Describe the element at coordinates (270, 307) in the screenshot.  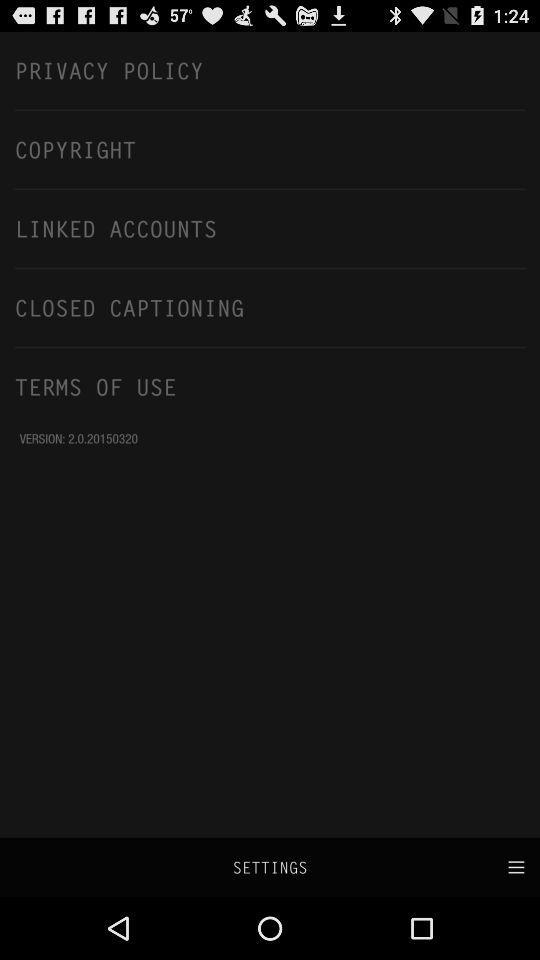
I see `the closed captioning icon` at that location.